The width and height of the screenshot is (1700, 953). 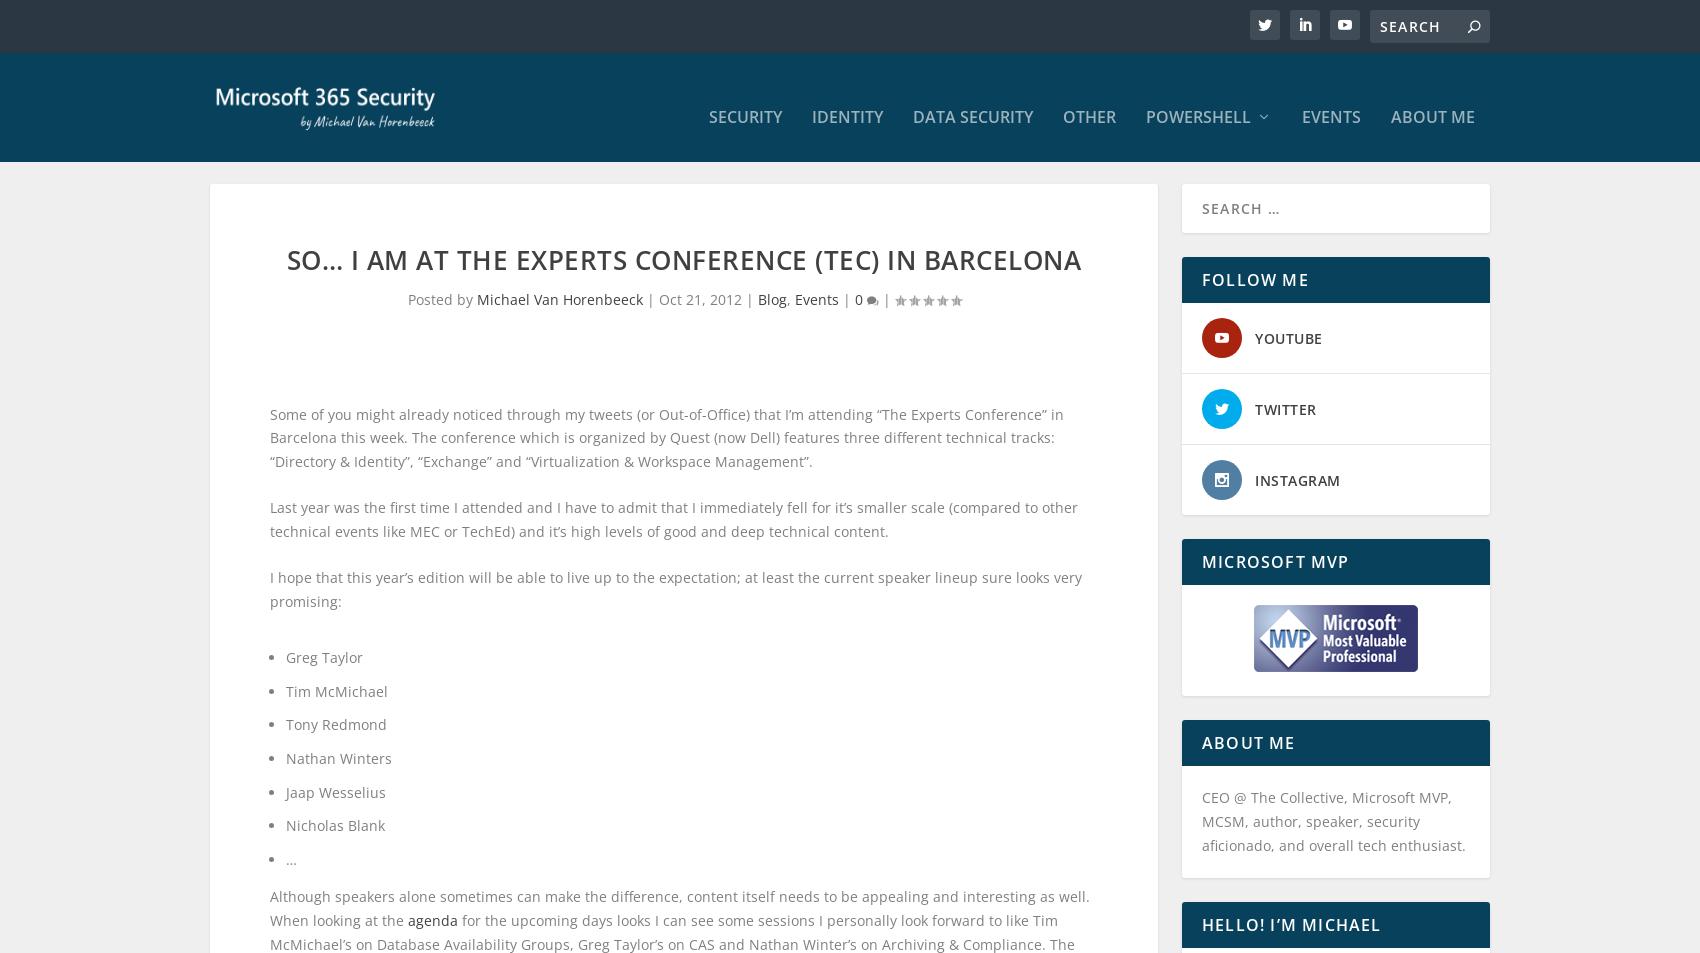 I want to click on 'Last year was the first time I attended and I have to admit that I immediately fell for it’s smaller scale (compared to other technical events like MEC or TechEd) and it’s high levels of good and deep technical content.', so click(x=269, y=538).